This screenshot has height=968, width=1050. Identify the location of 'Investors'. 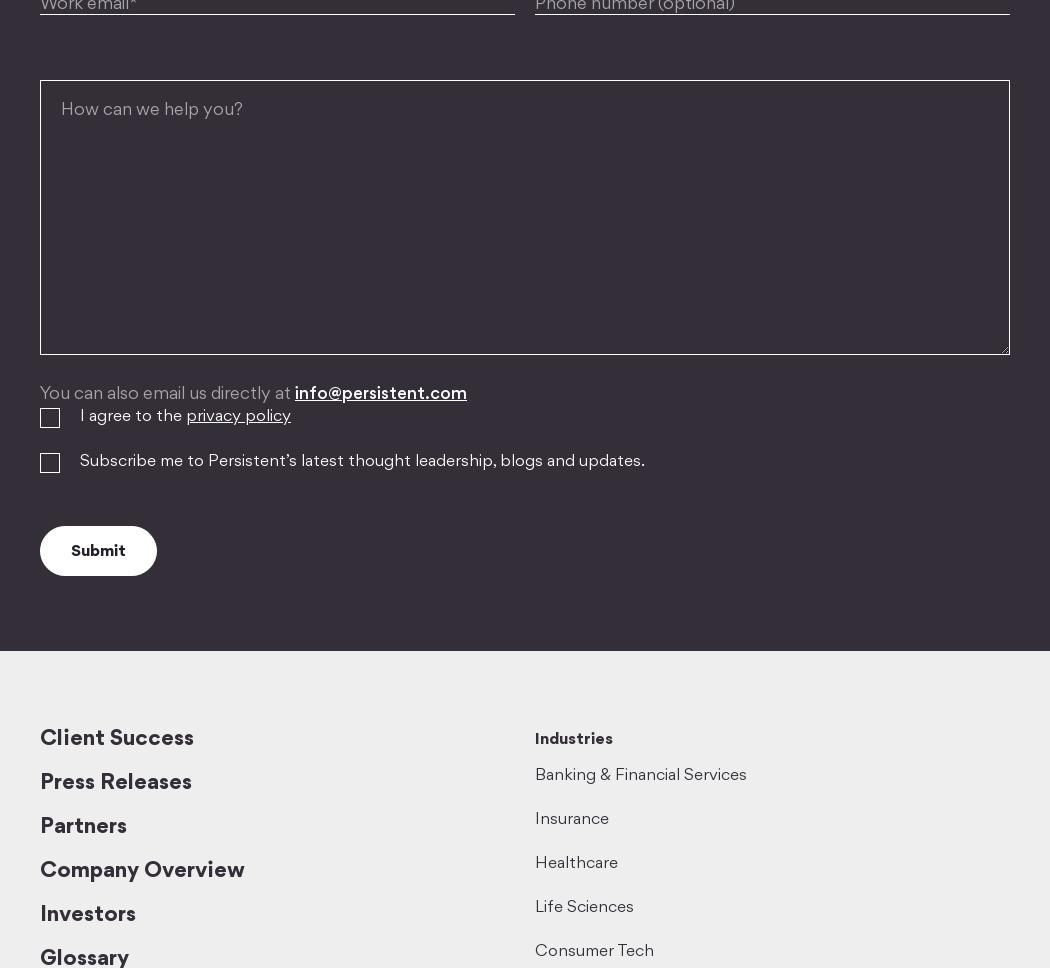
(87, 915).